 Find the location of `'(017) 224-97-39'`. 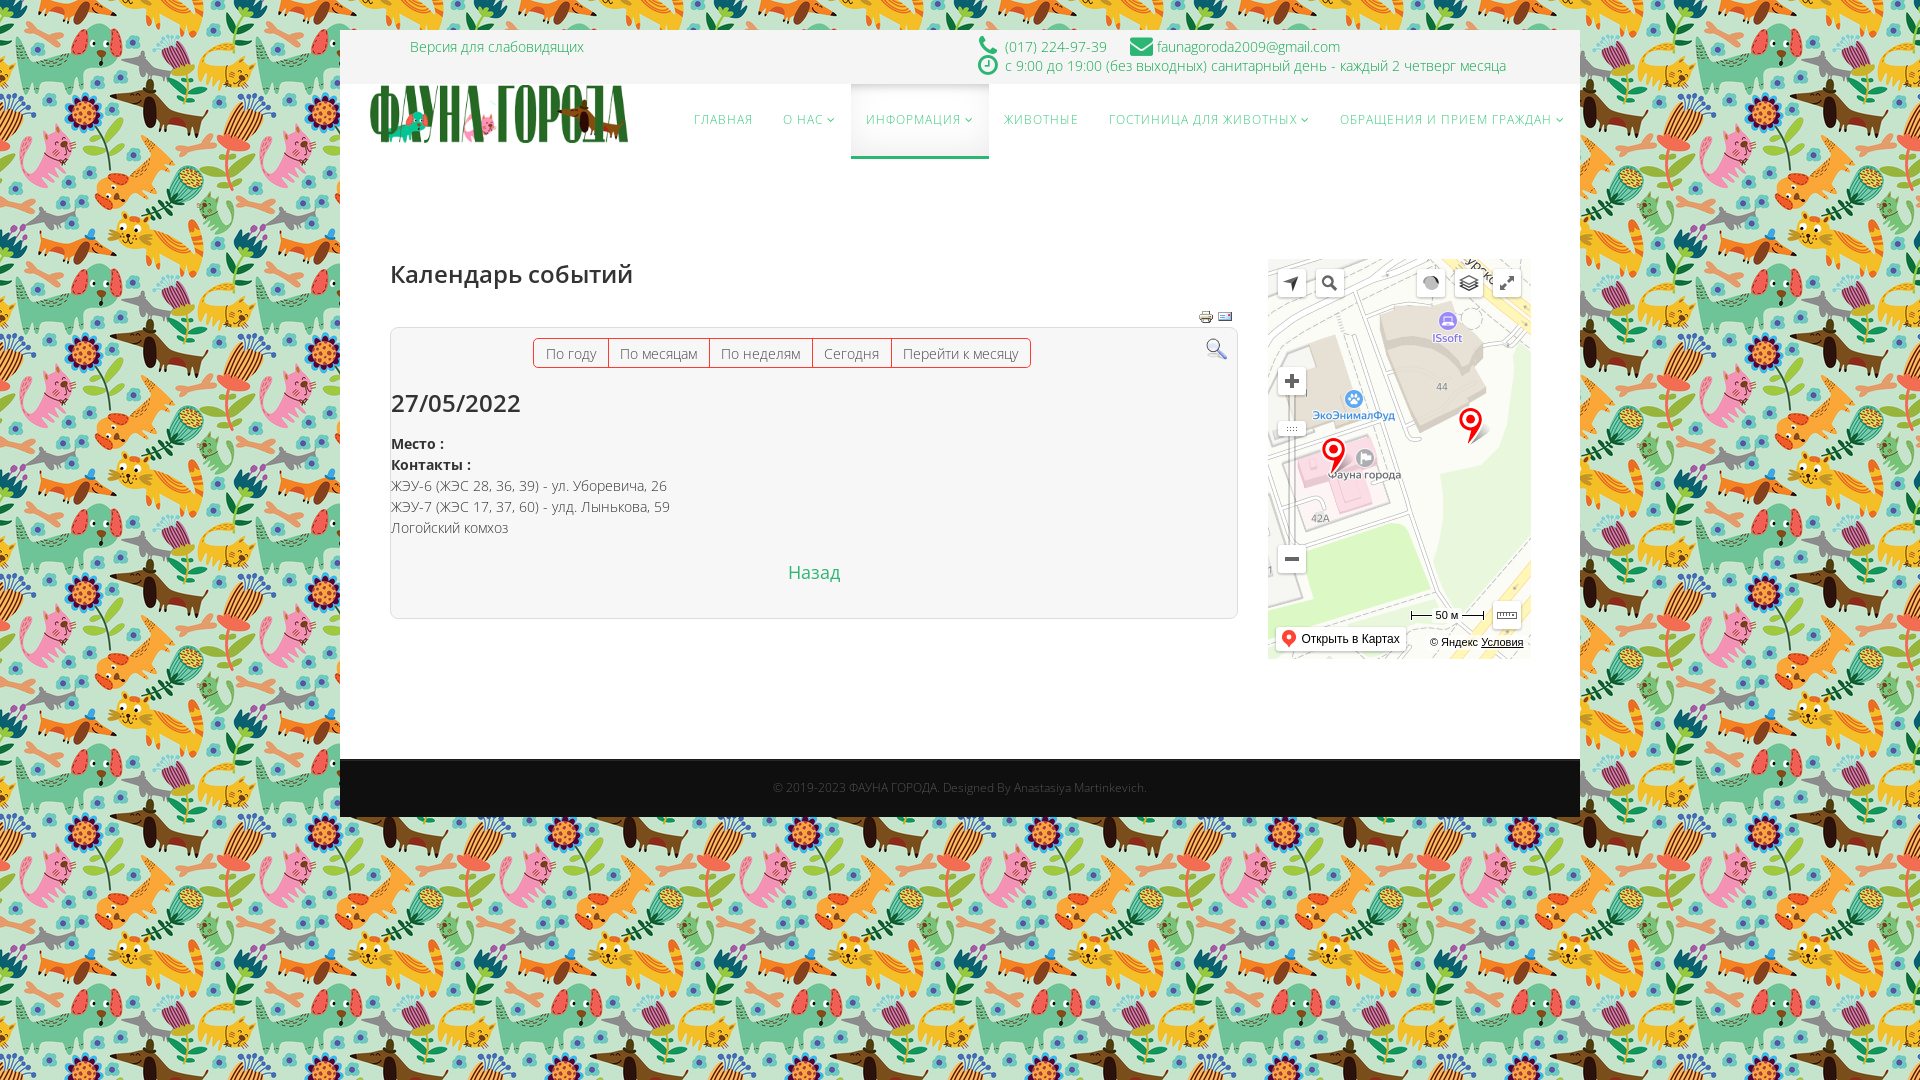

'(017) 224-97-39' is located at coordinates (1055, 45).